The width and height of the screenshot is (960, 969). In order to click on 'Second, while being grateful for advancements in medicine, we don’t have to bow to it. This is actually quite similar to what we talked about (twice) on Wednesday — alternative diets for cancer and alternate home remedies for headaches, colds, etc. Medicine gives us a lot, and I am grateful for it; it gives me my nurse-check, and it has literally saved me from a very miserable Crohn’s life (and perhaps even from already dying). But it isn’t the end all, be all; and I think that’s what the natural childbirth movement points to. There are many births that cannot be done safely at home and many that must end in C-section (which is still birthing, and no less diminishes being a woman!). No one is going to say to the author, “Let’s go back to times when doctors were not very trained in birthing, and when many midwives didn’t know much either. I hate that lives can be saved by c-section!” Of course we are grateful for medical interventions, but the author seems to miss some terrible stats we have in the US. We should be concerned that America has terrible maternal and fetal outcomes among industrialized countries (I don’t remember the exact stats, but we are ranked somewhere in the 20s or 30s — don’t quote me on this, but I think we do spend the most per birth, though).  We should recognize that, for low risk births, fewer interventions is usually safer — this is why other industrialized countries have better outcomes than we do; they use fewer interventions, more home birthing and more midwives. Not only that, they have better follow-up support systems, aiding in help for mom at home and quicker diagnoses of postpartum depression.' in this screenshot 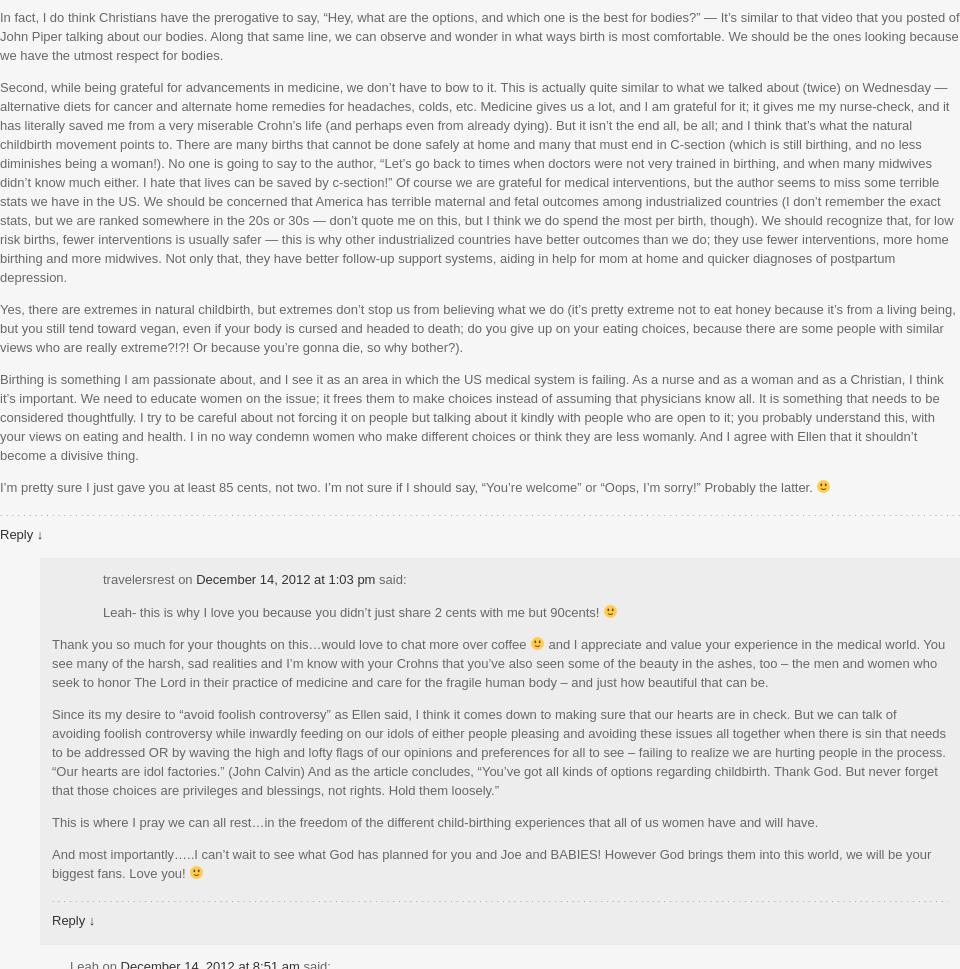, I will do `click(476, 181)`.